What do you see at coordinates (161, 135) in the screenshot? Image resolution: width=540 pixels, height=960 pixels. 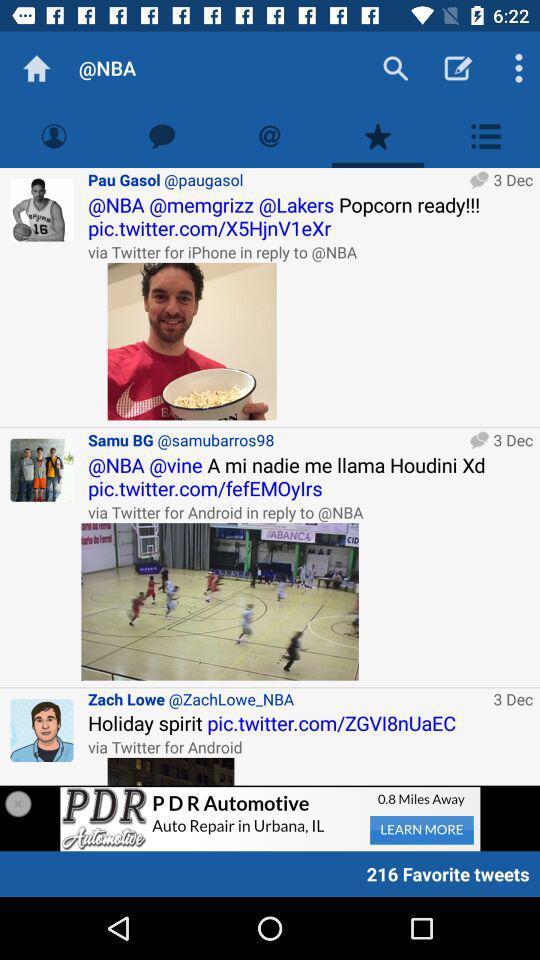 I see `messages section` at bounding box center [161, 135].